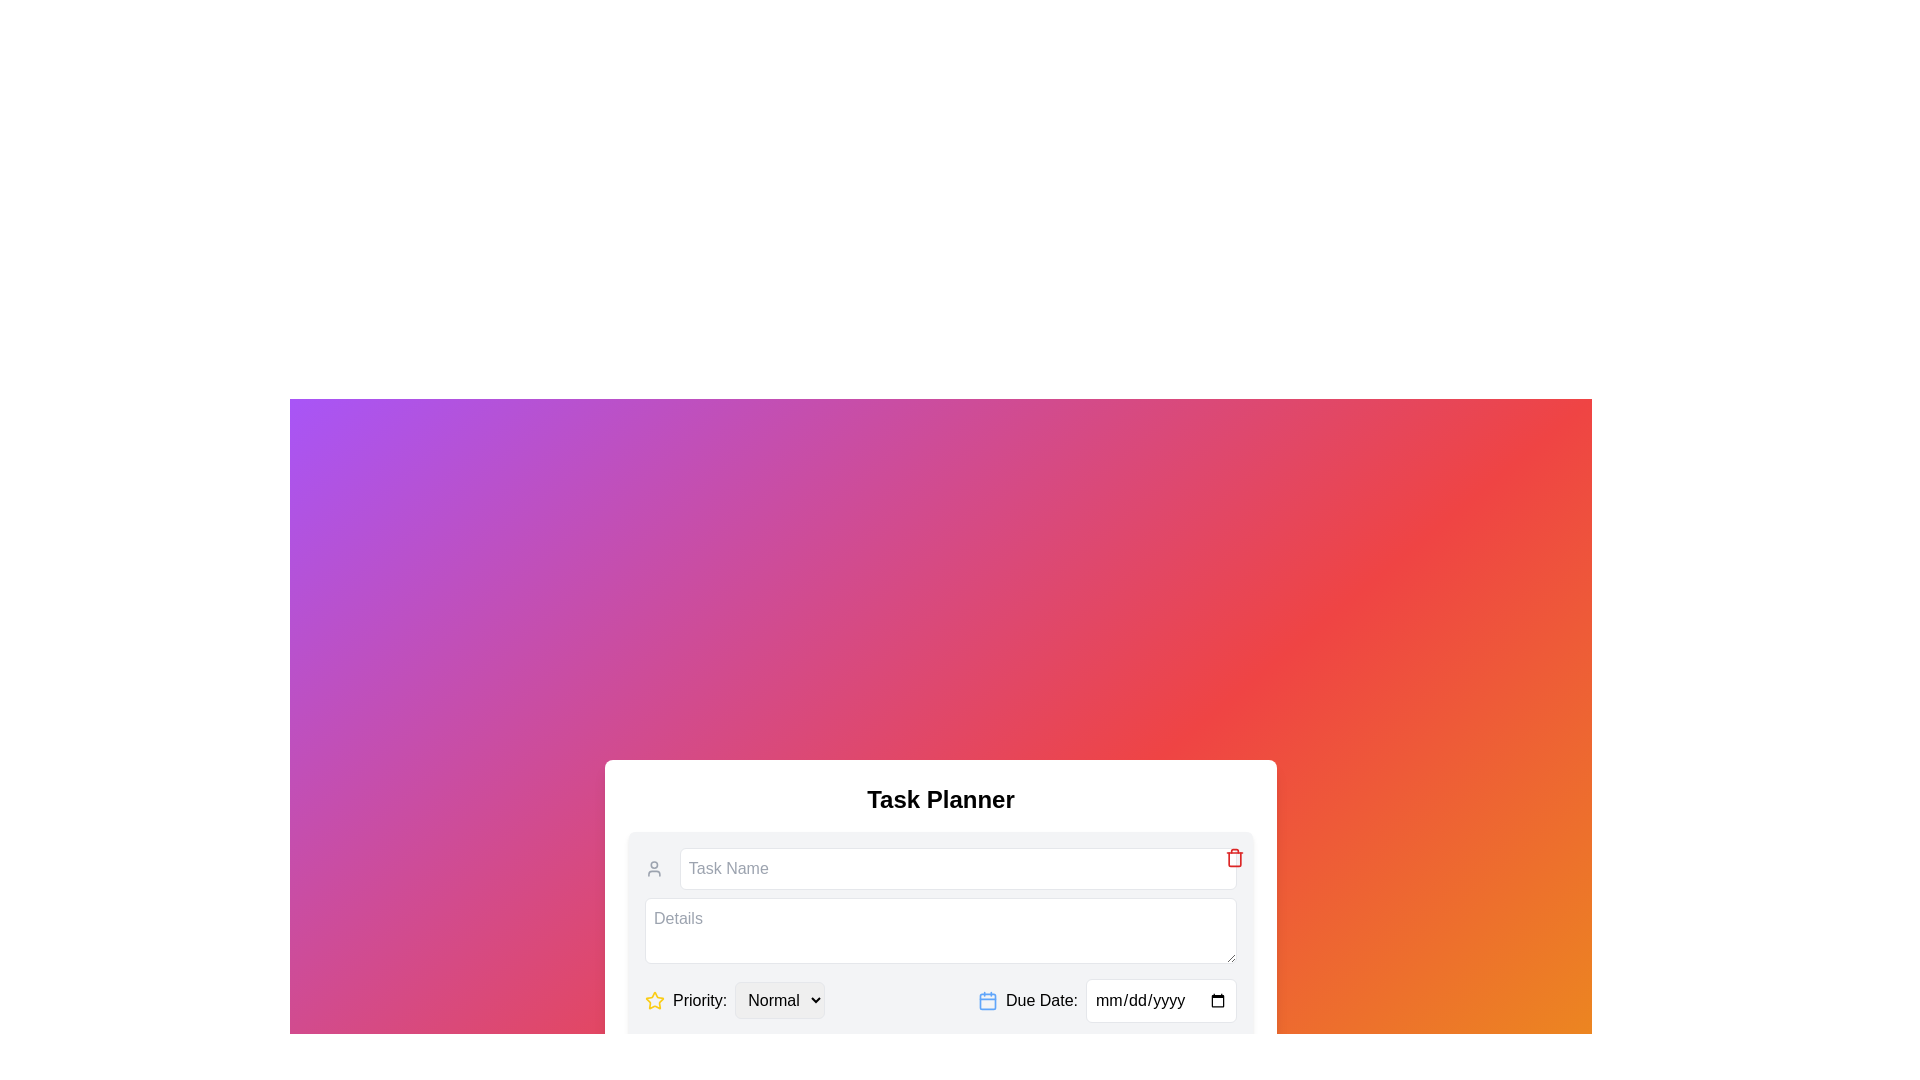 Image resolution: width=1920 pixels, height=1080 pixels. Describe the element at coordinates (988, 1000) in the screenshot. I see `the blue calendar icon located to the left of the 'Due Date:' text input field` at that location.